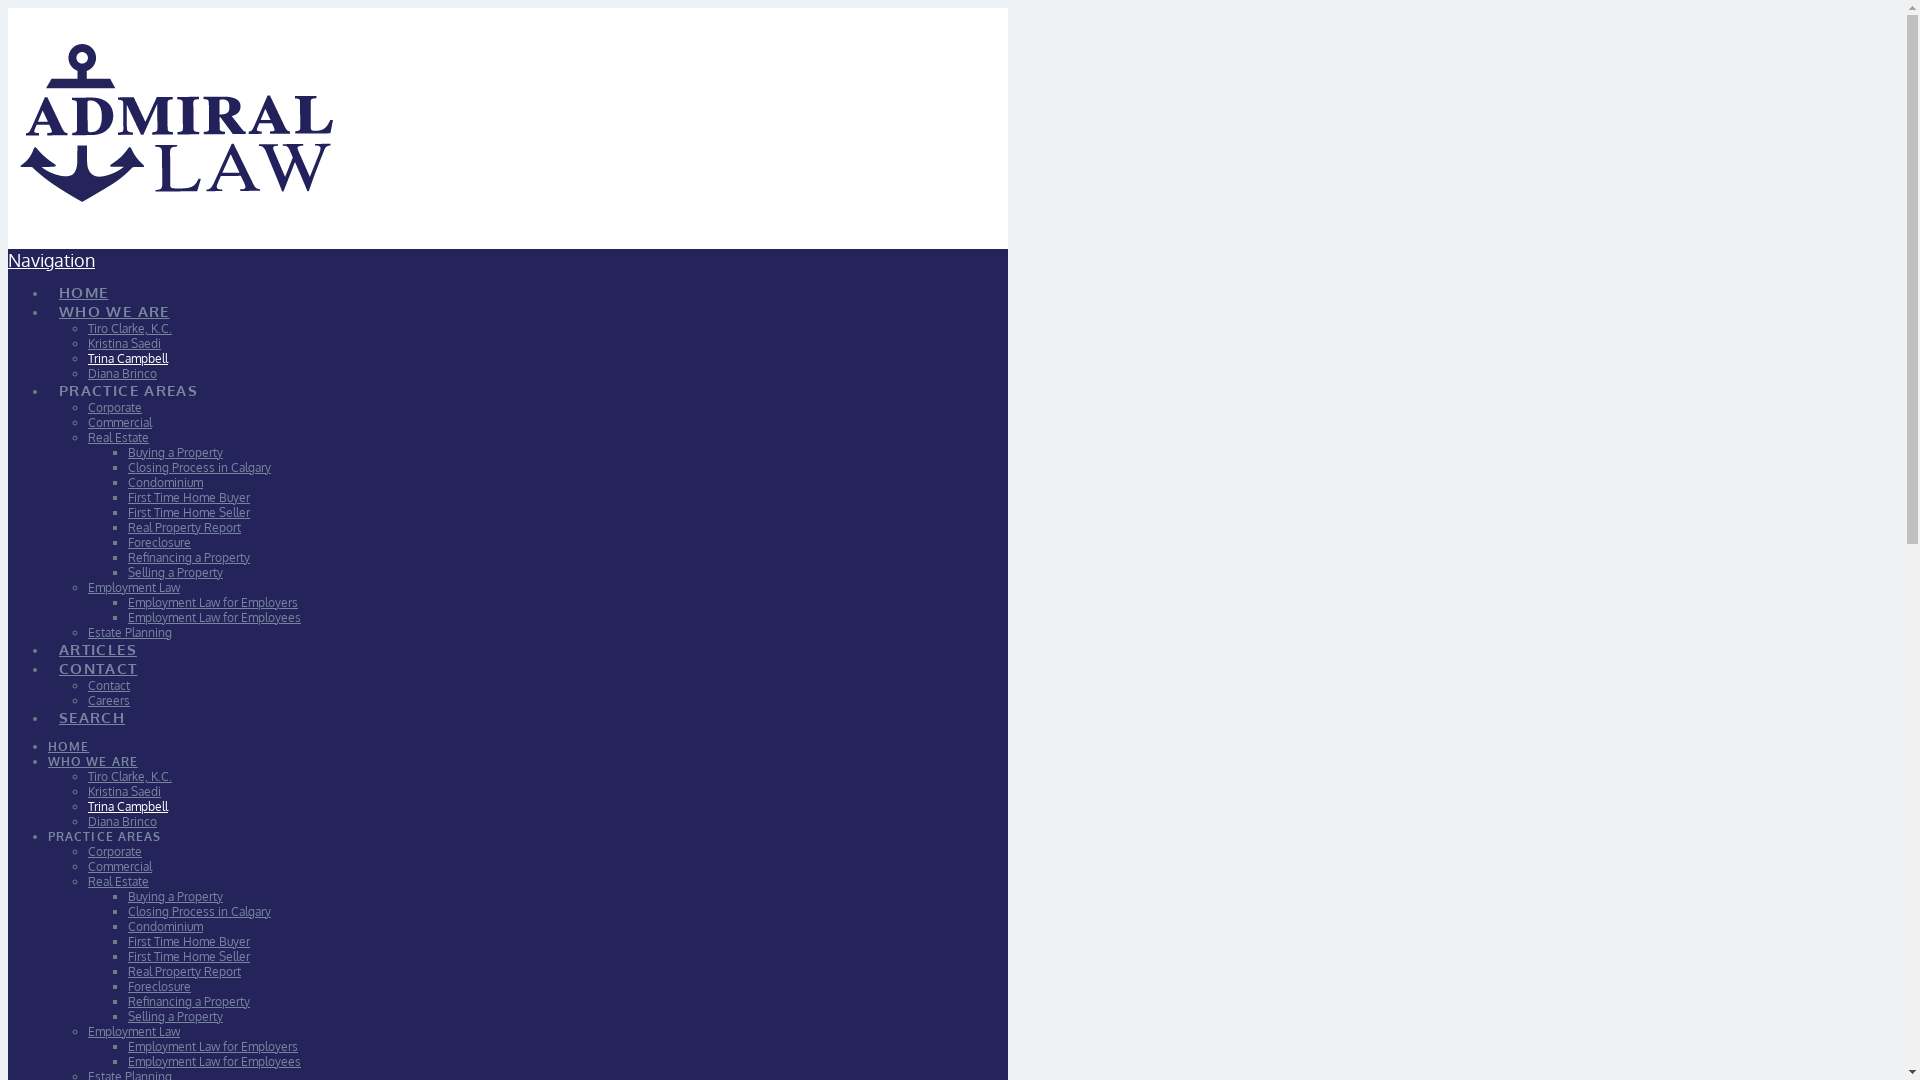 This screenshot has height=1080, width=1920. I want to click on 'CONTACT', so click(48, 658).